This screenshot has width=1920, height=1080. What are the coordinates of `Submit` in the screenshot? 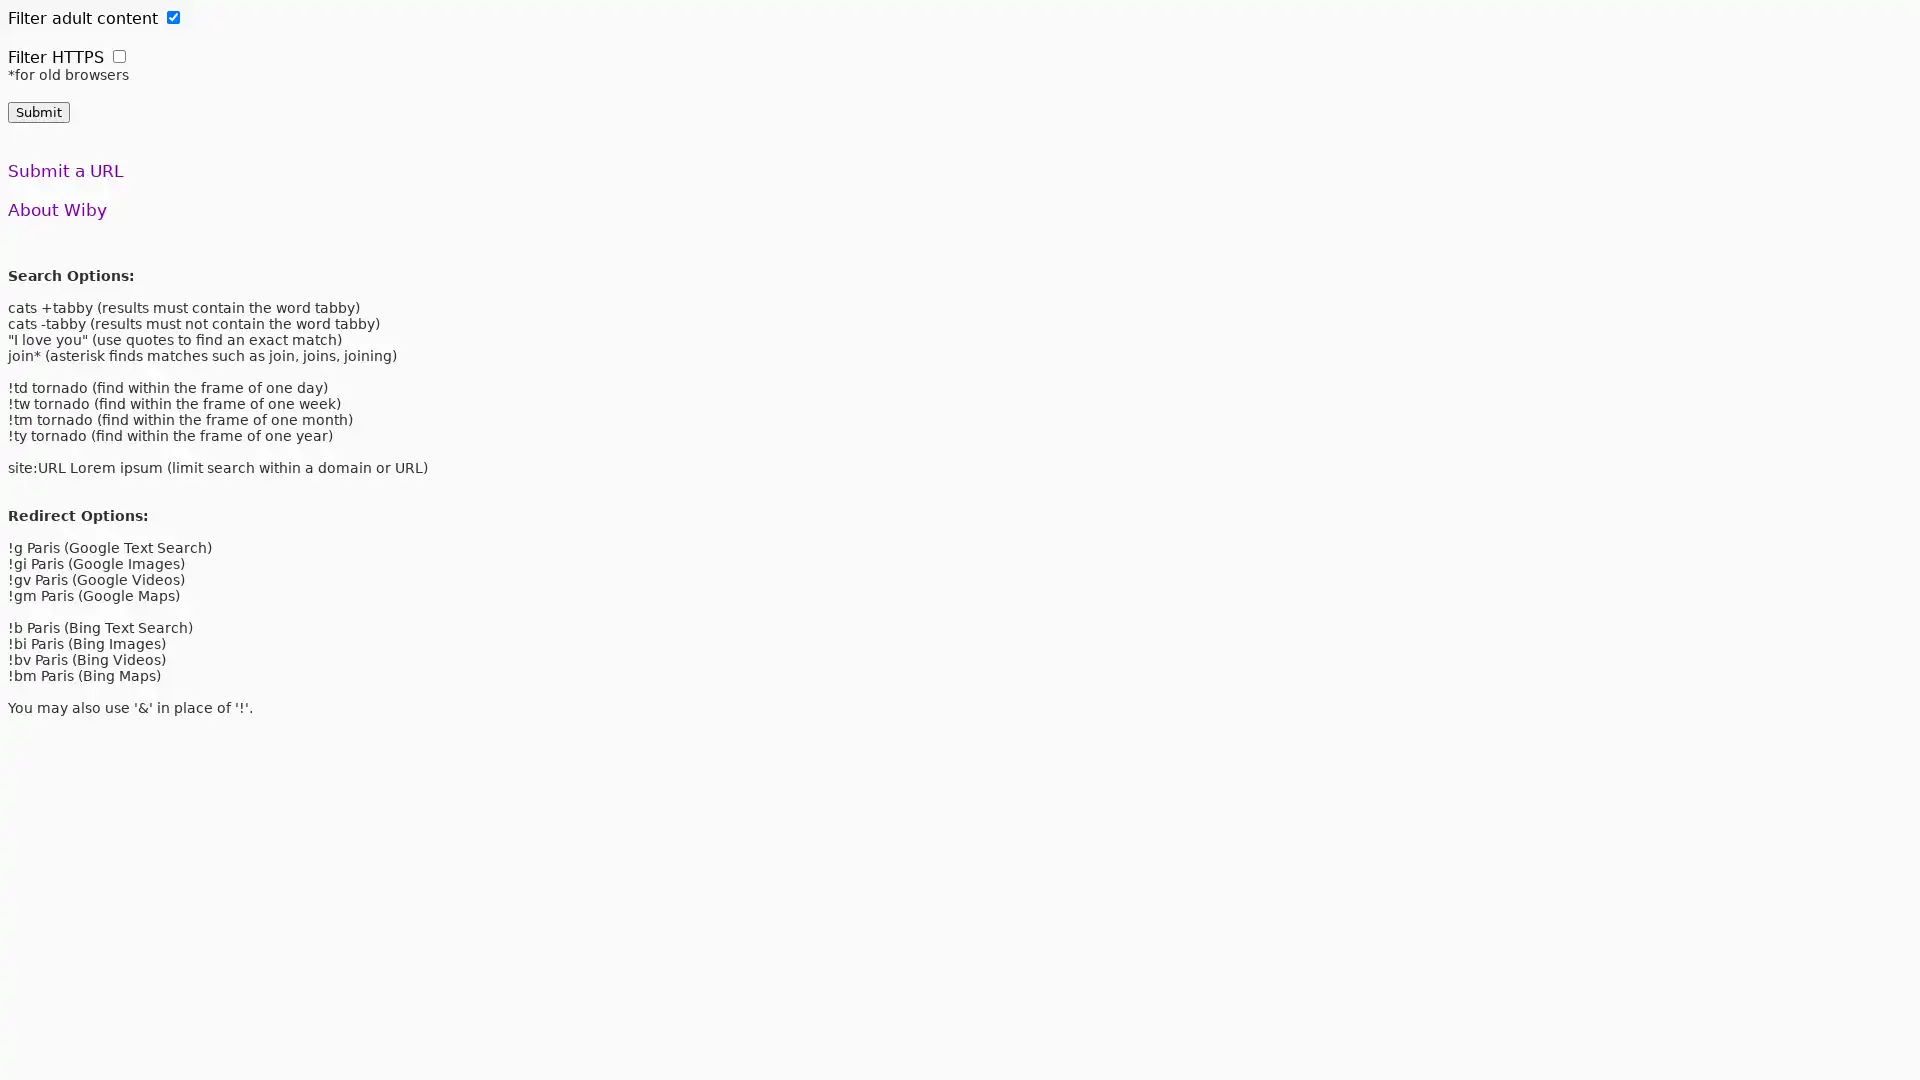 It's located at (38, 112).